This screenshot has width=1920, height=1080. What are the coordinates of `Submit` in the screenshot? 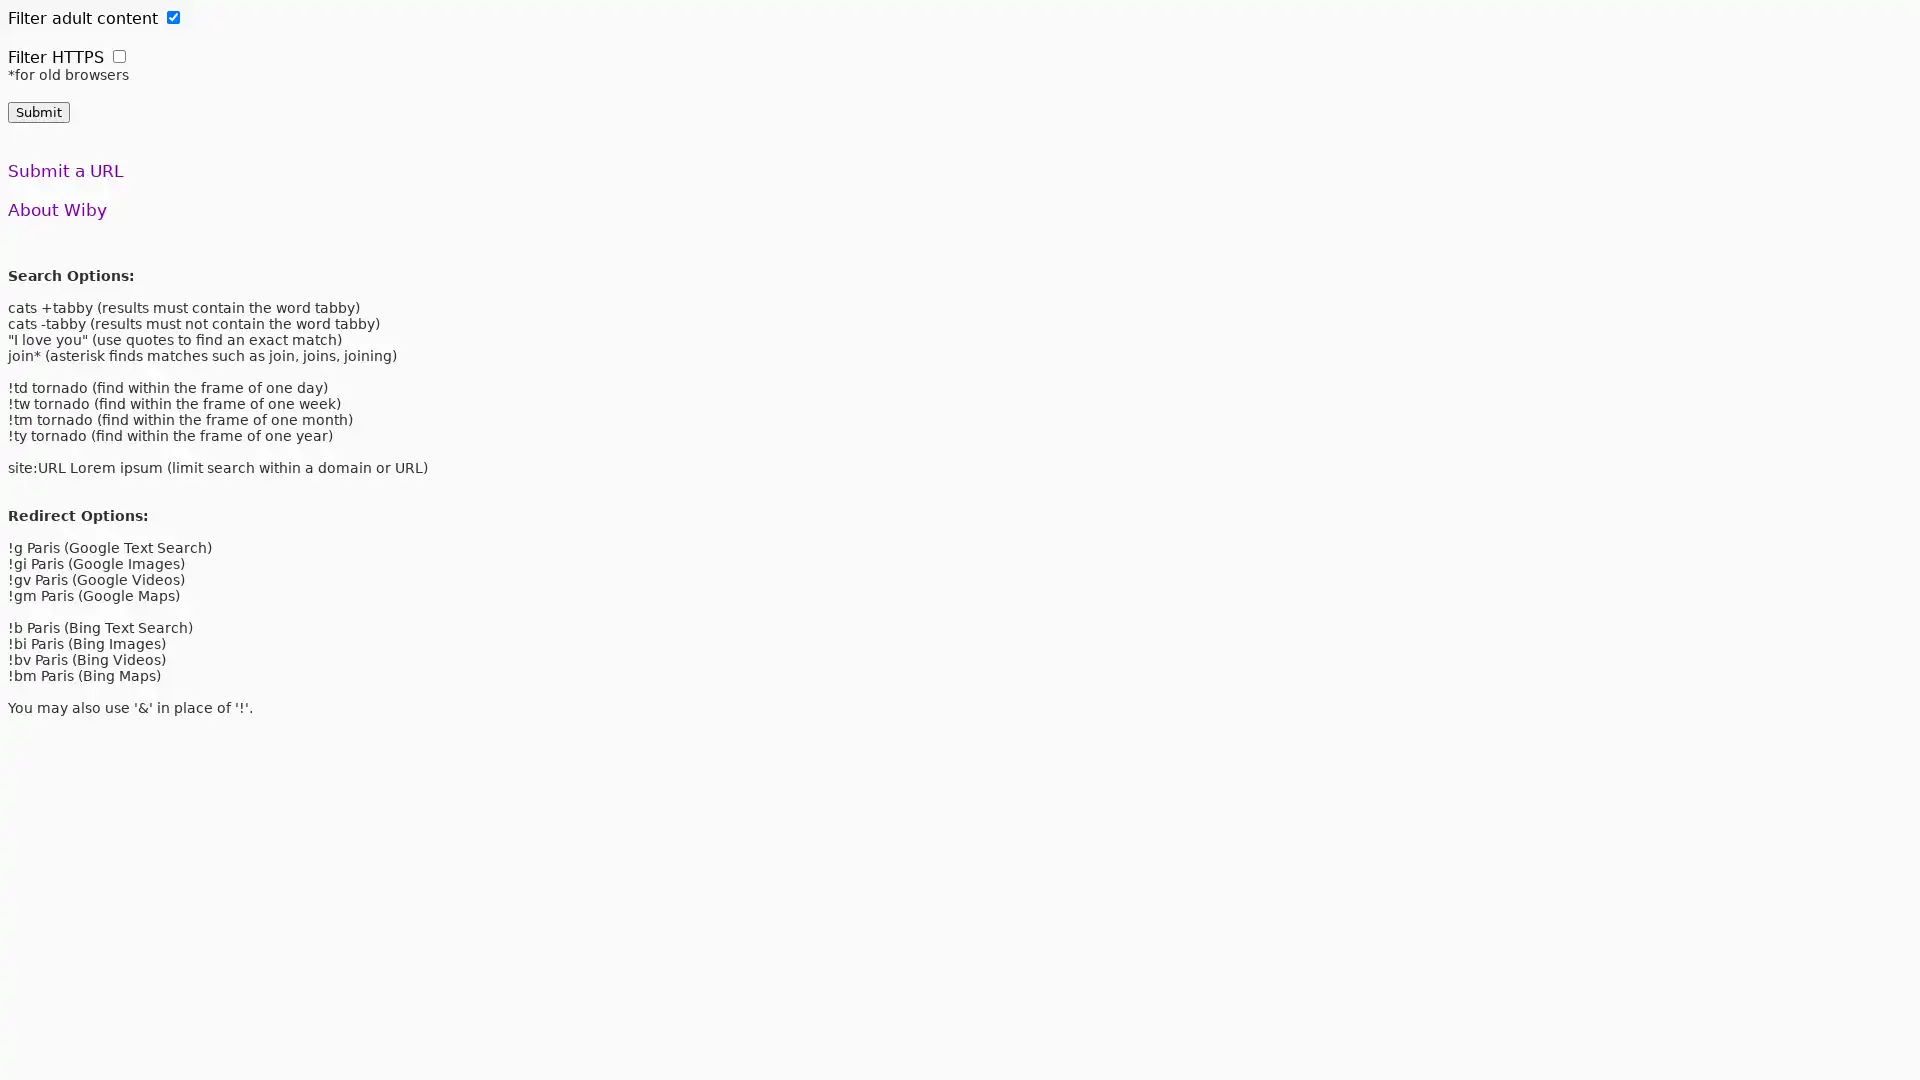 It's located at (38, 112).